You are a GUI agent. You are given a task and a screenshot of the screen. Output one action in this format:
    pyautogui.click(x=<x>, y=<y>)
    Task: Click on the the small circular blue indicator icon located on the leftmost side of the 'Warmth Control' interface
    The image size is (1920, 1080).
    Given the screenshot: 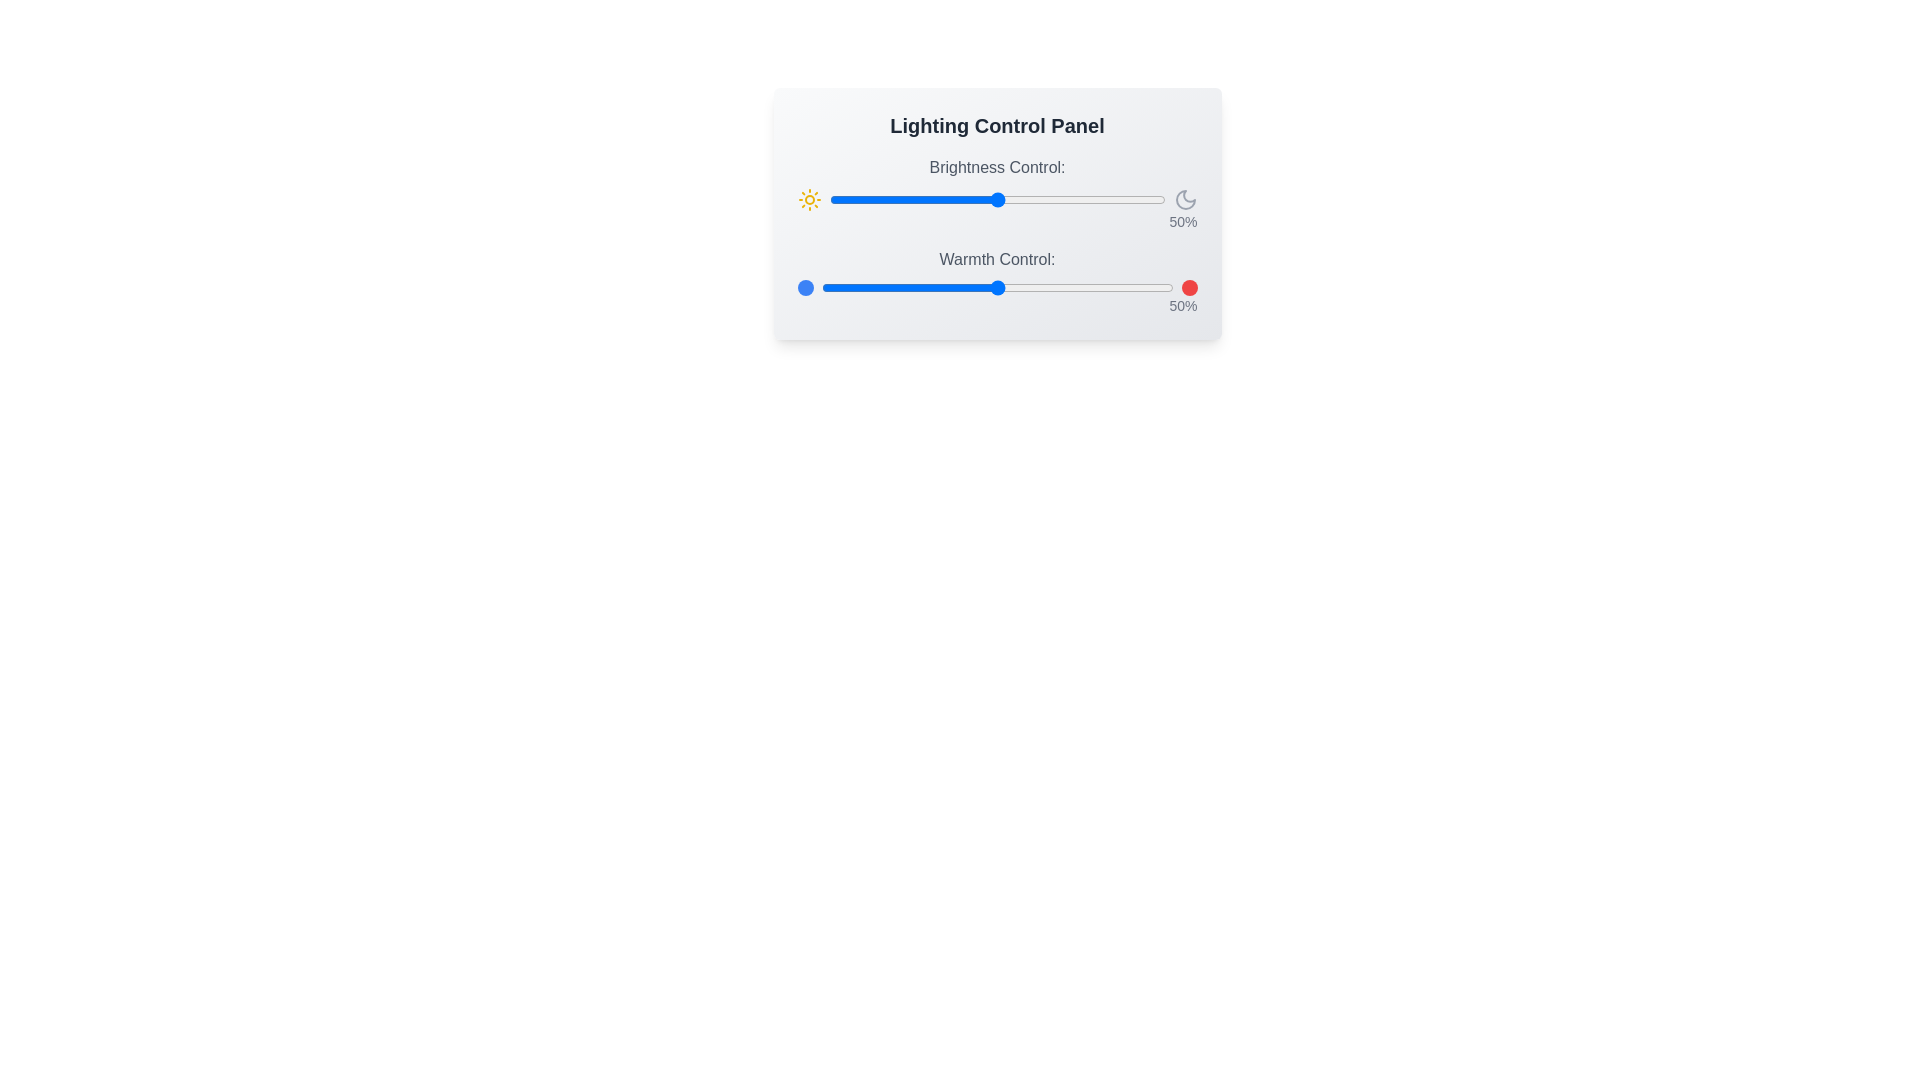 What is the action you would take?
    pyautogui.click(x=805, y=288)
    